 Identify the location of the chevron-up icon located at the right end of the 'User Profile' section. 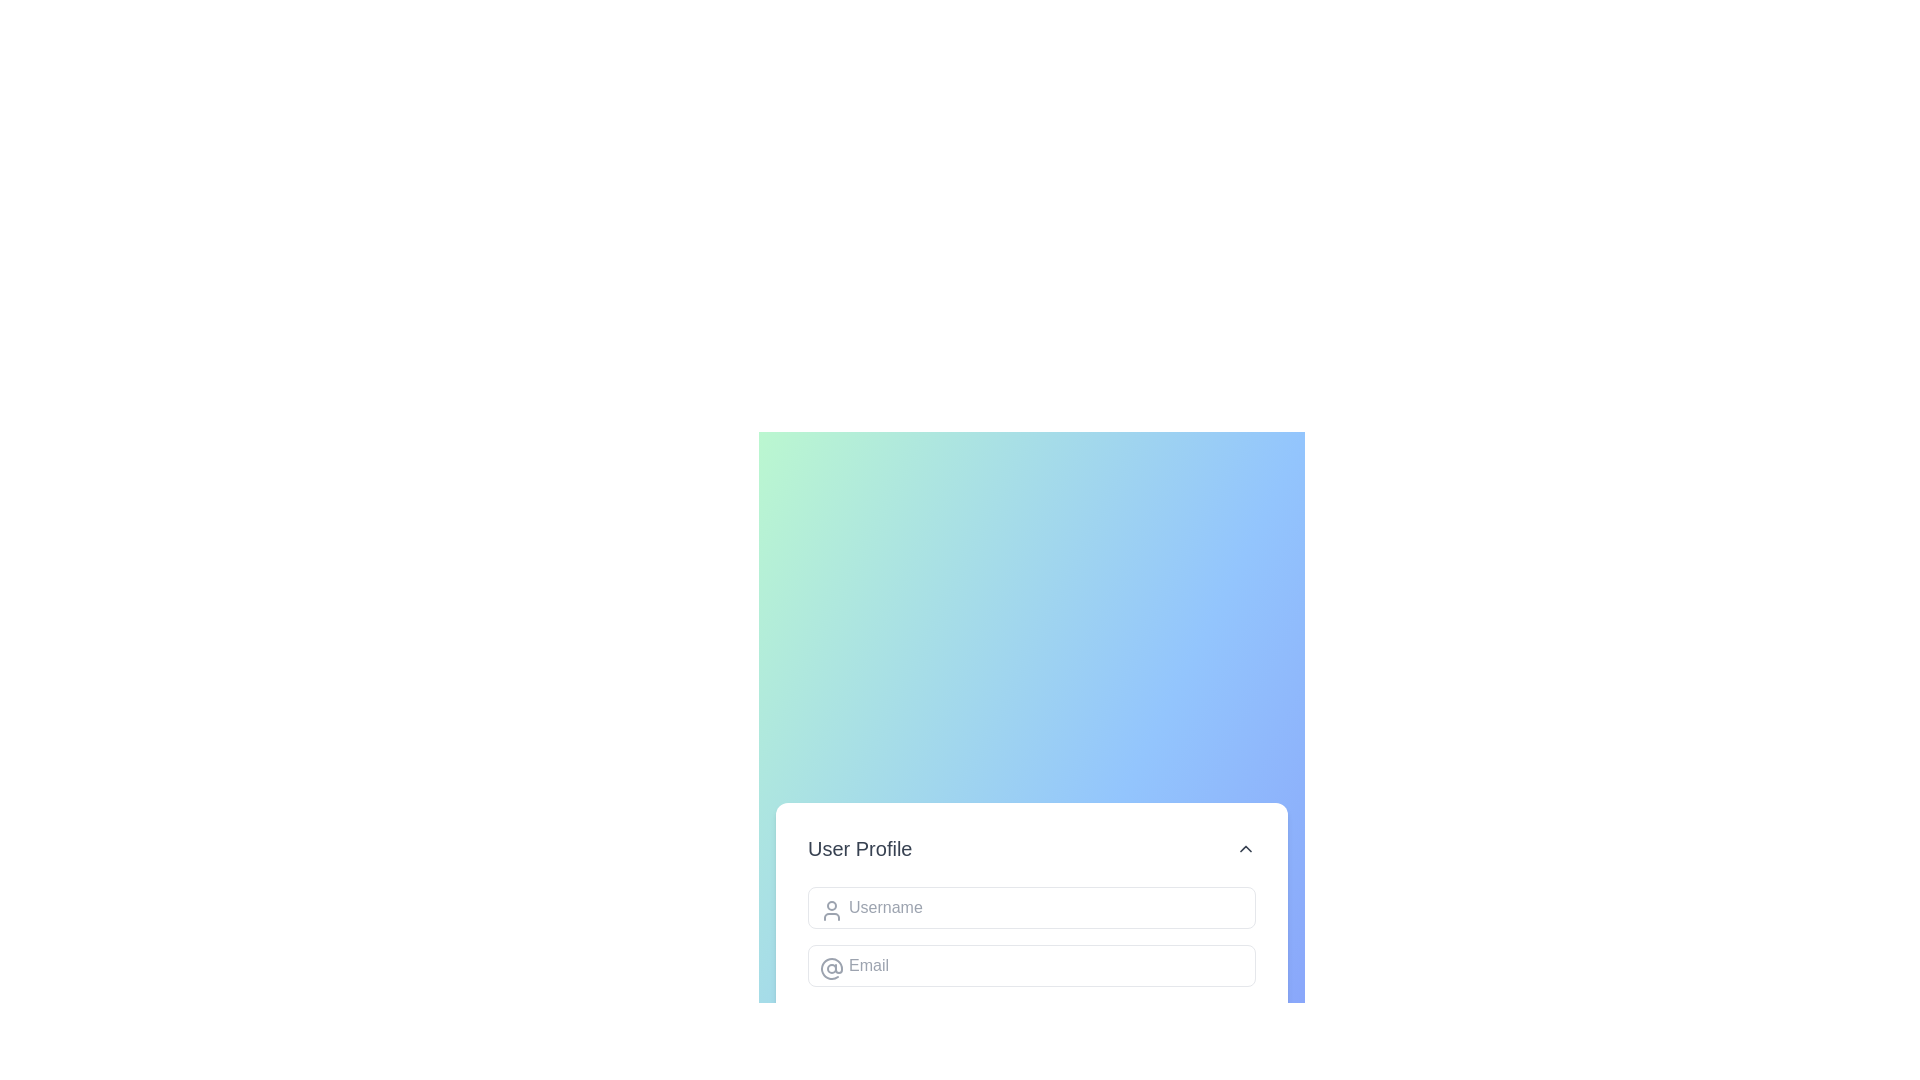
(1245, 848).